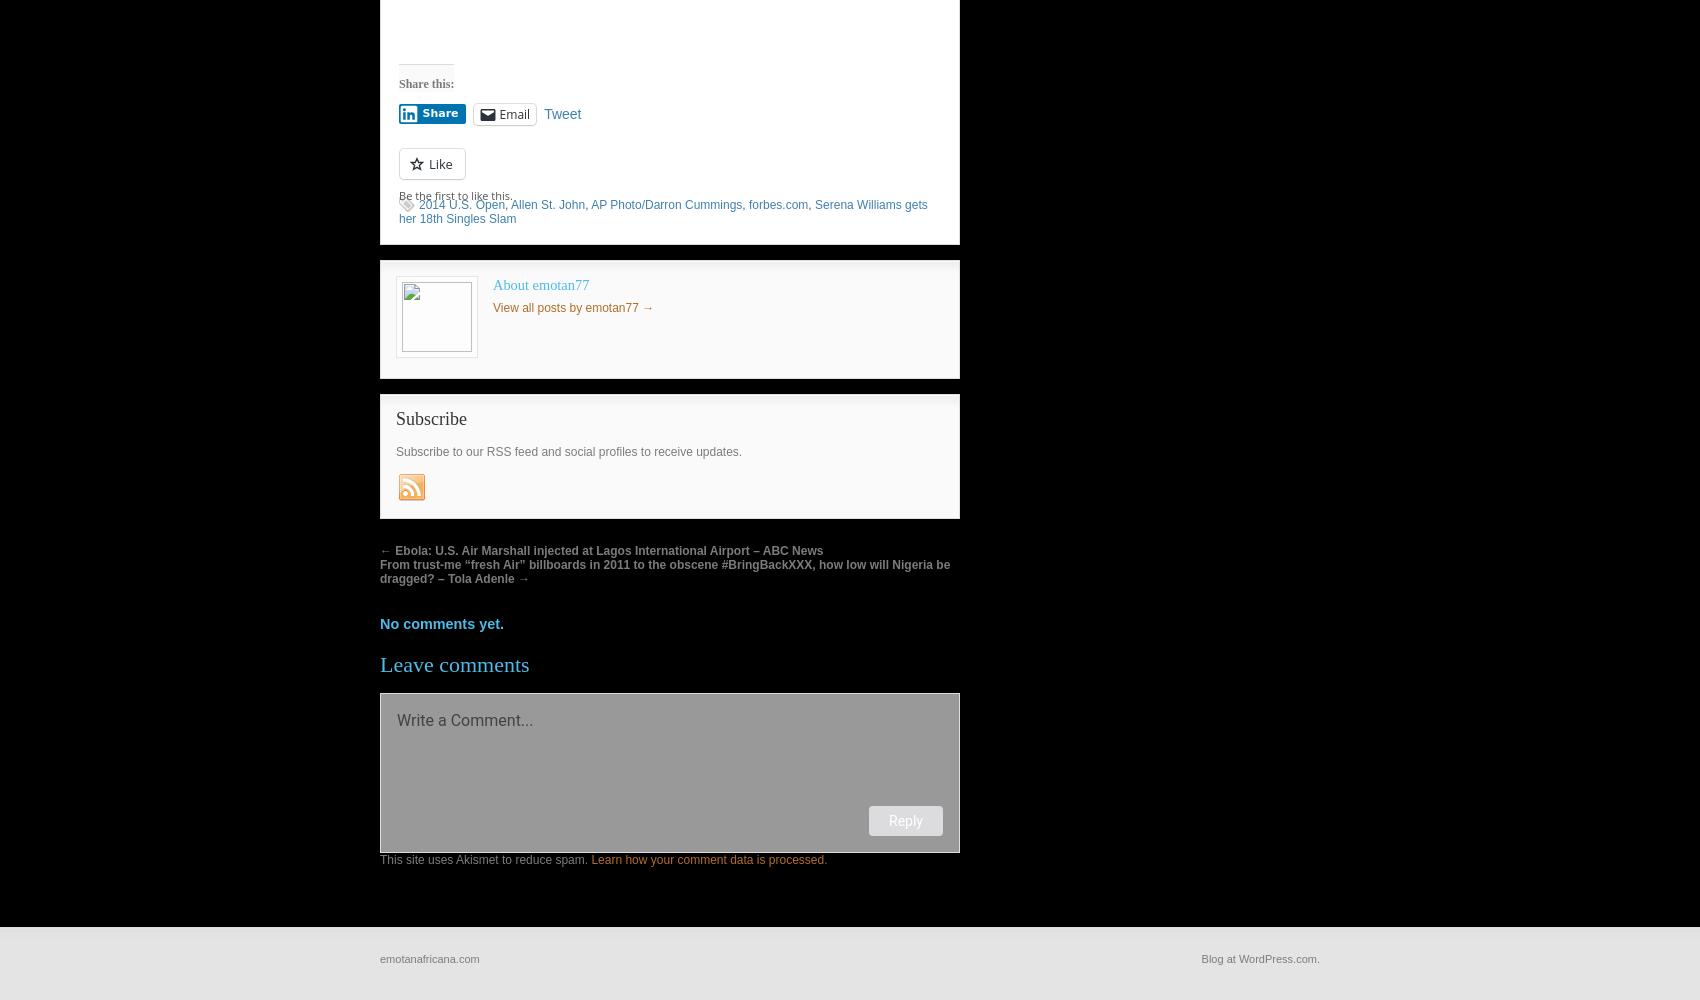  Describe the element at coordinates (567, 450) in the screenshot. I see `'Subscribe to our RSS feed and social profiles to receive updates.'` at that location.